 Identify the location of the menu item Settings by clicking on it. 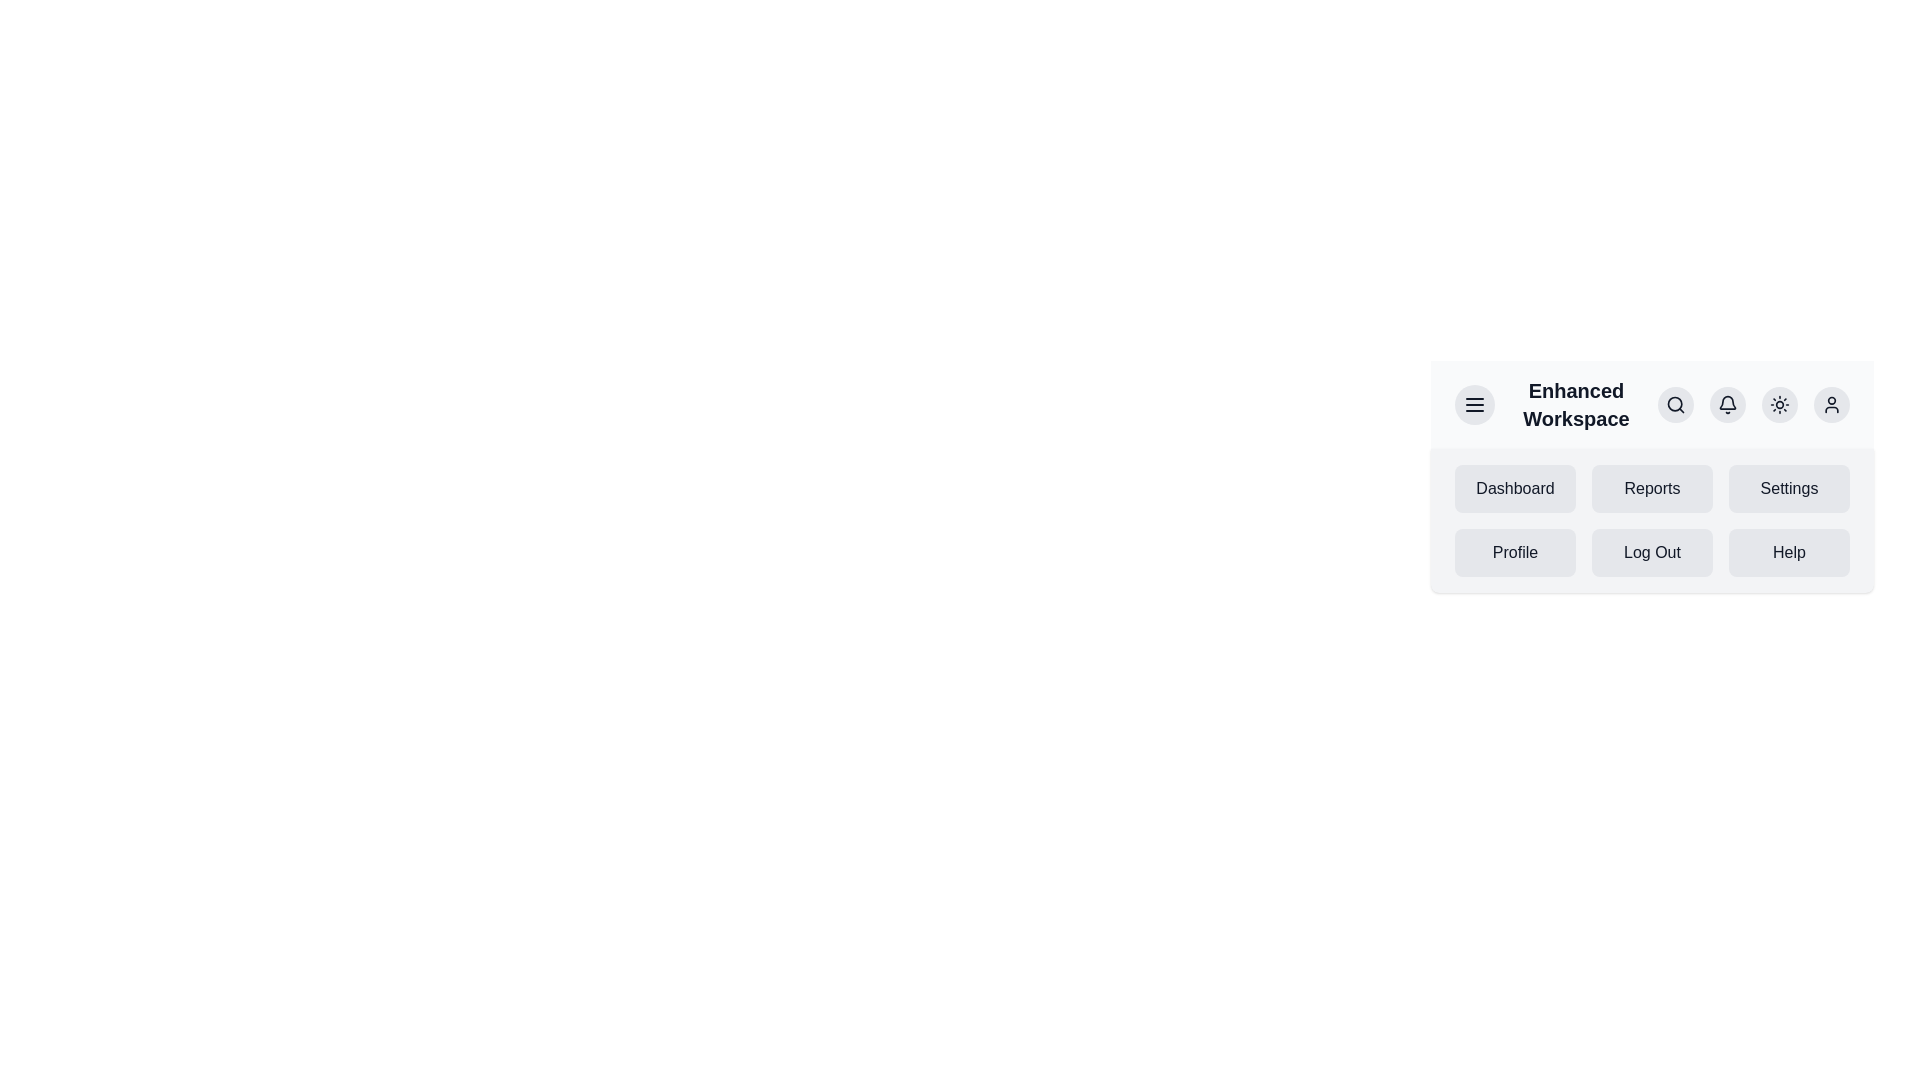
(1789, 489).